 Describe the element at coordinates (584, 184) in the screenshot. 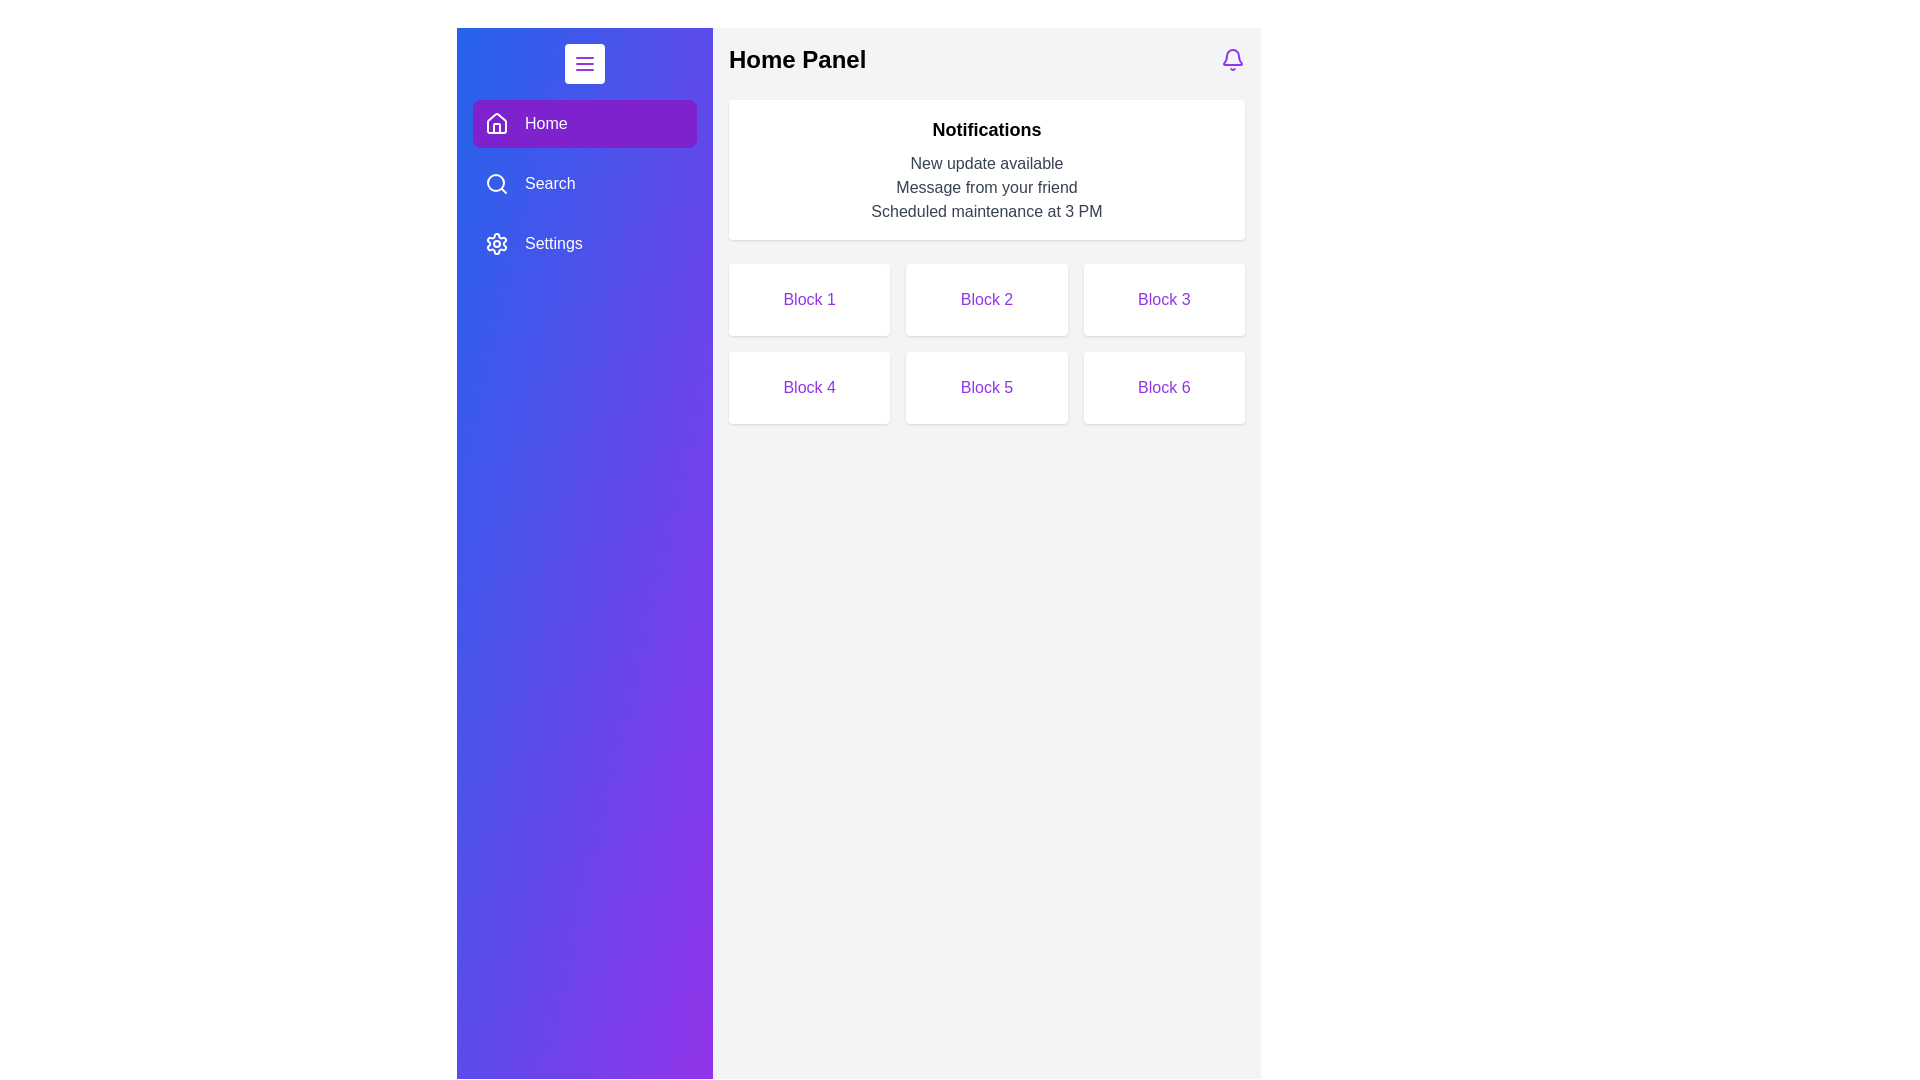

I see `the Search tab by clicking on its corresponding button` at that location.